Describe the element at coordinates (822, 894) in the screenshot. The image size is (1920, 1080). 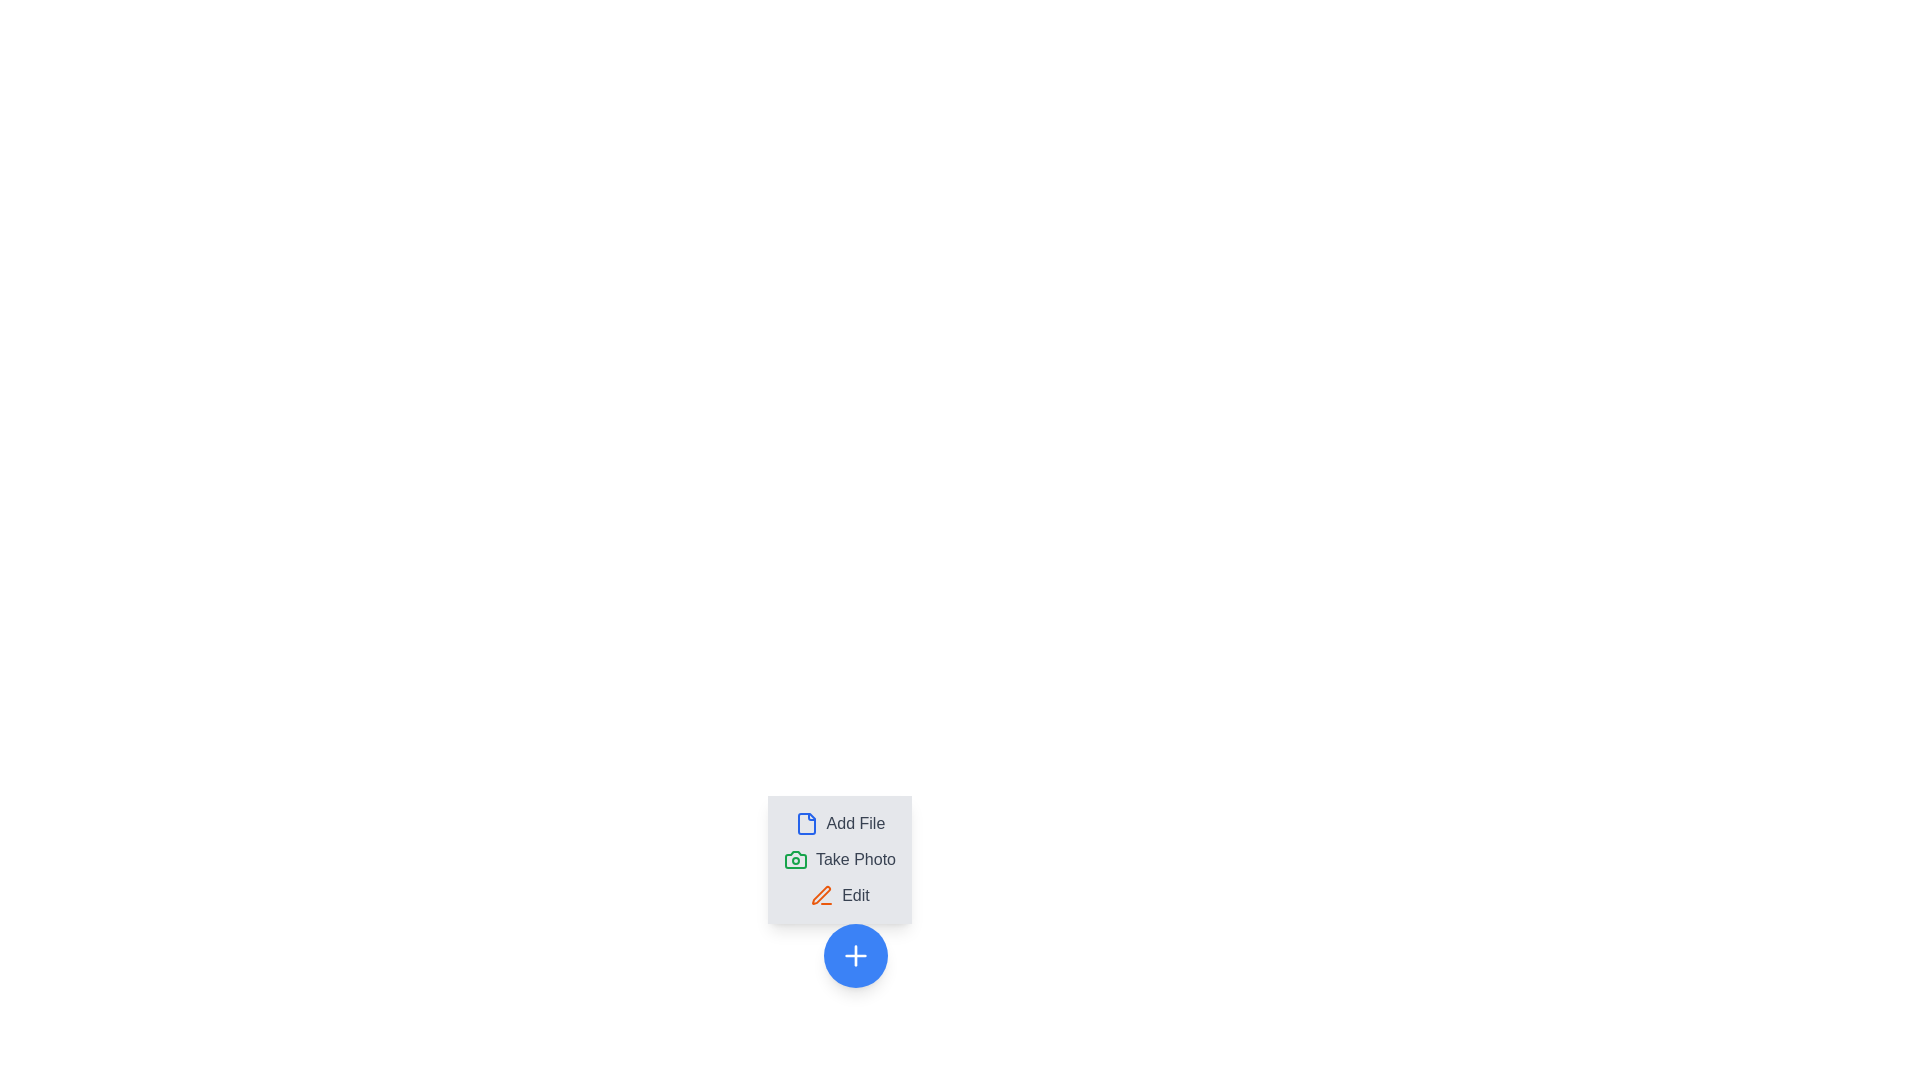
I see `the pen icon representing the 'Edit' functionality, located to the left of the text 'Edit' in the bottom-right menu` at that location.